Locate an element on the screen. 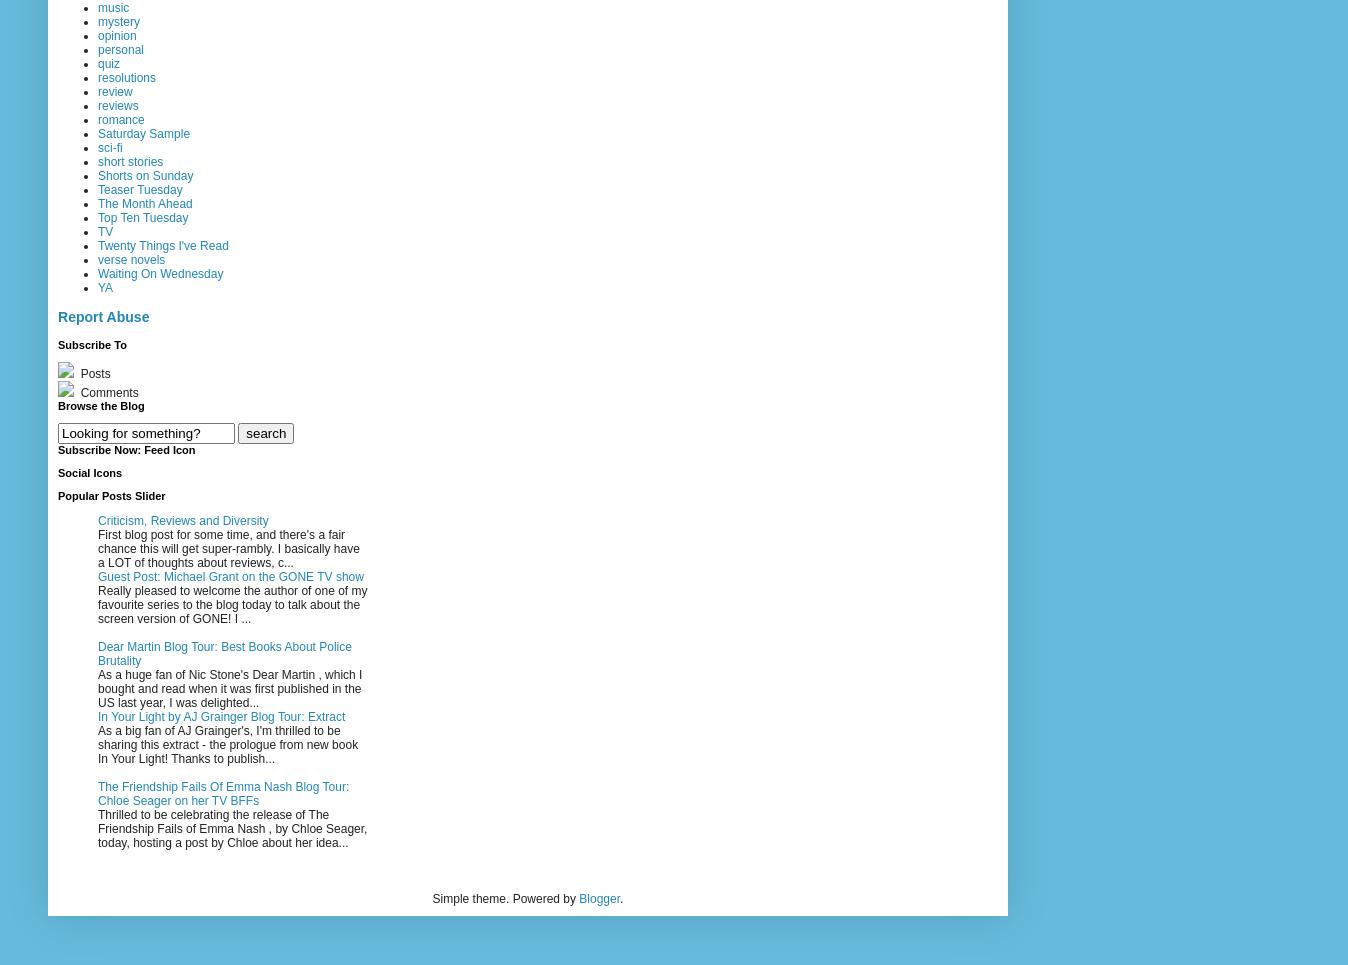 This screenshot has height=965, width=1348. 'Social Icons' is located at coordinates (89, 472).